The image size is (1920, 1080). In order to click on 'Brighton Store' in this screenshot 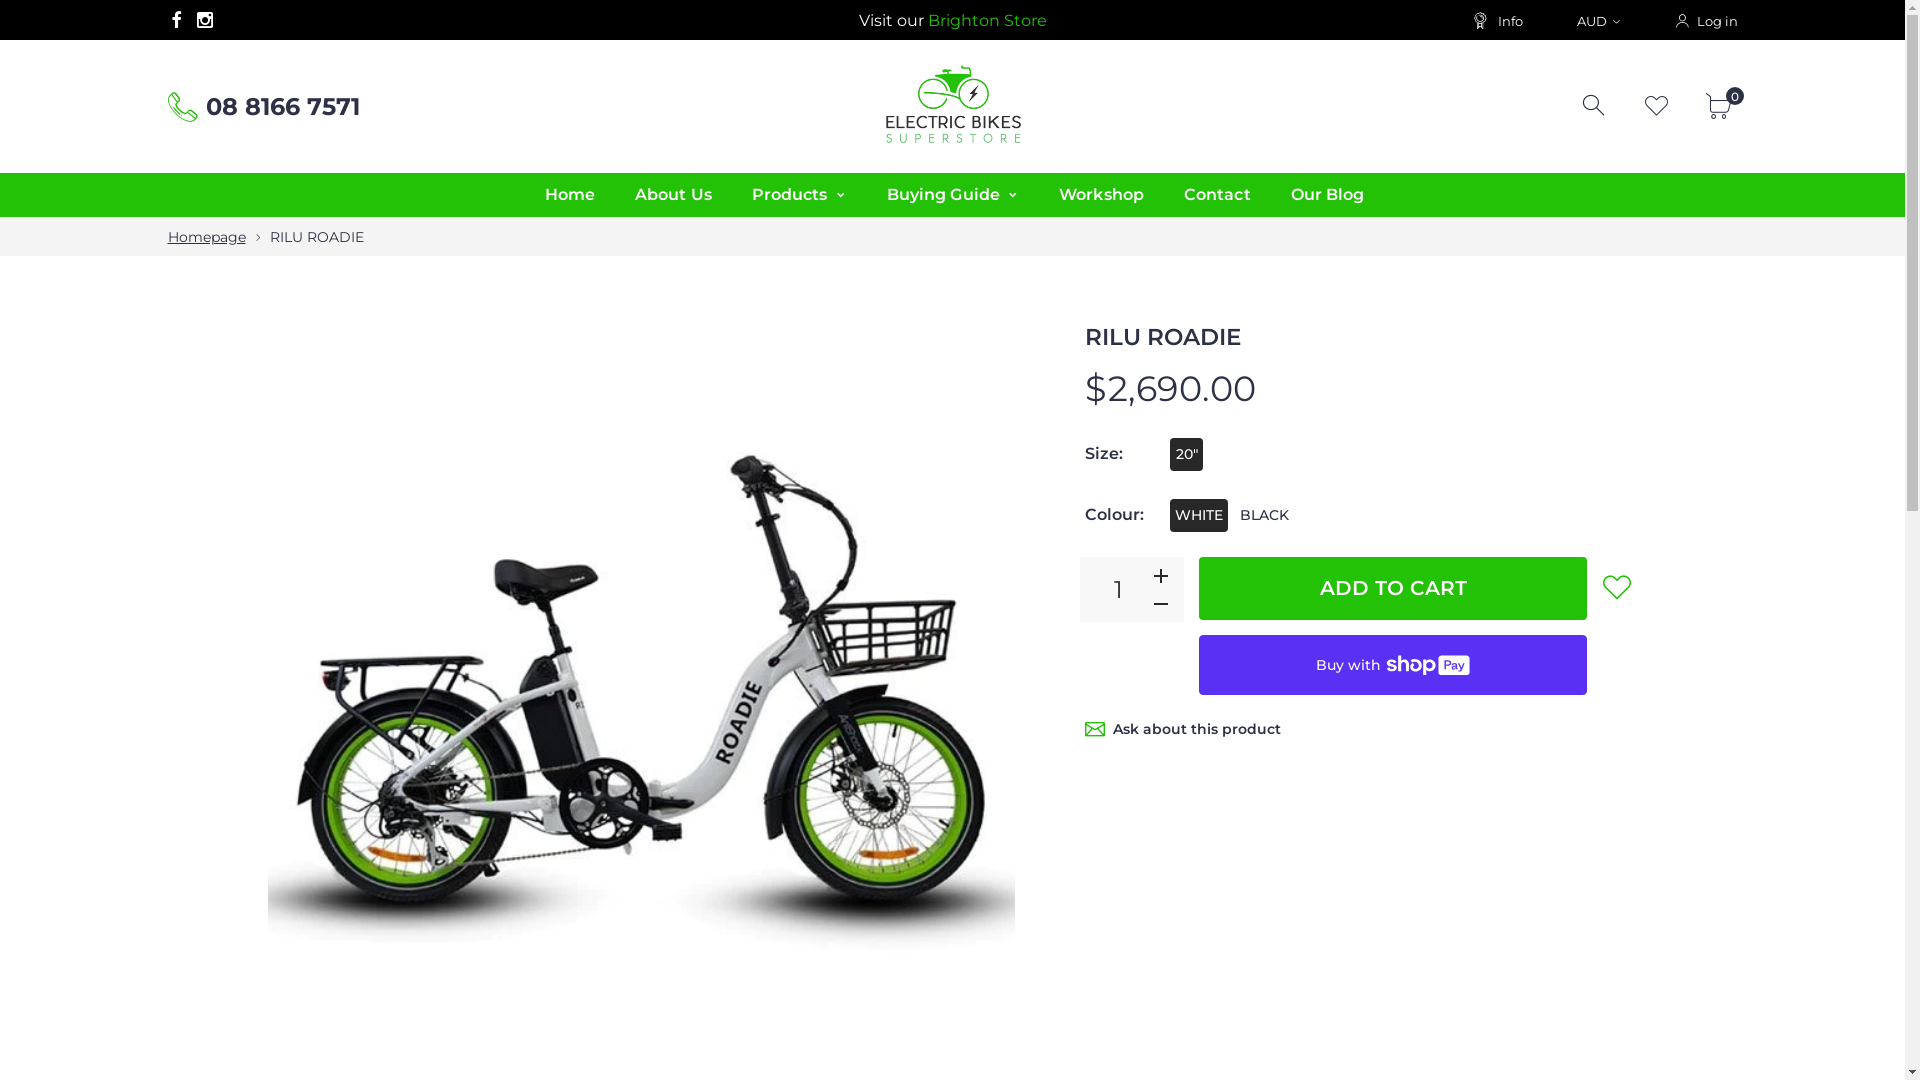, I will do `click(926, 20)`.